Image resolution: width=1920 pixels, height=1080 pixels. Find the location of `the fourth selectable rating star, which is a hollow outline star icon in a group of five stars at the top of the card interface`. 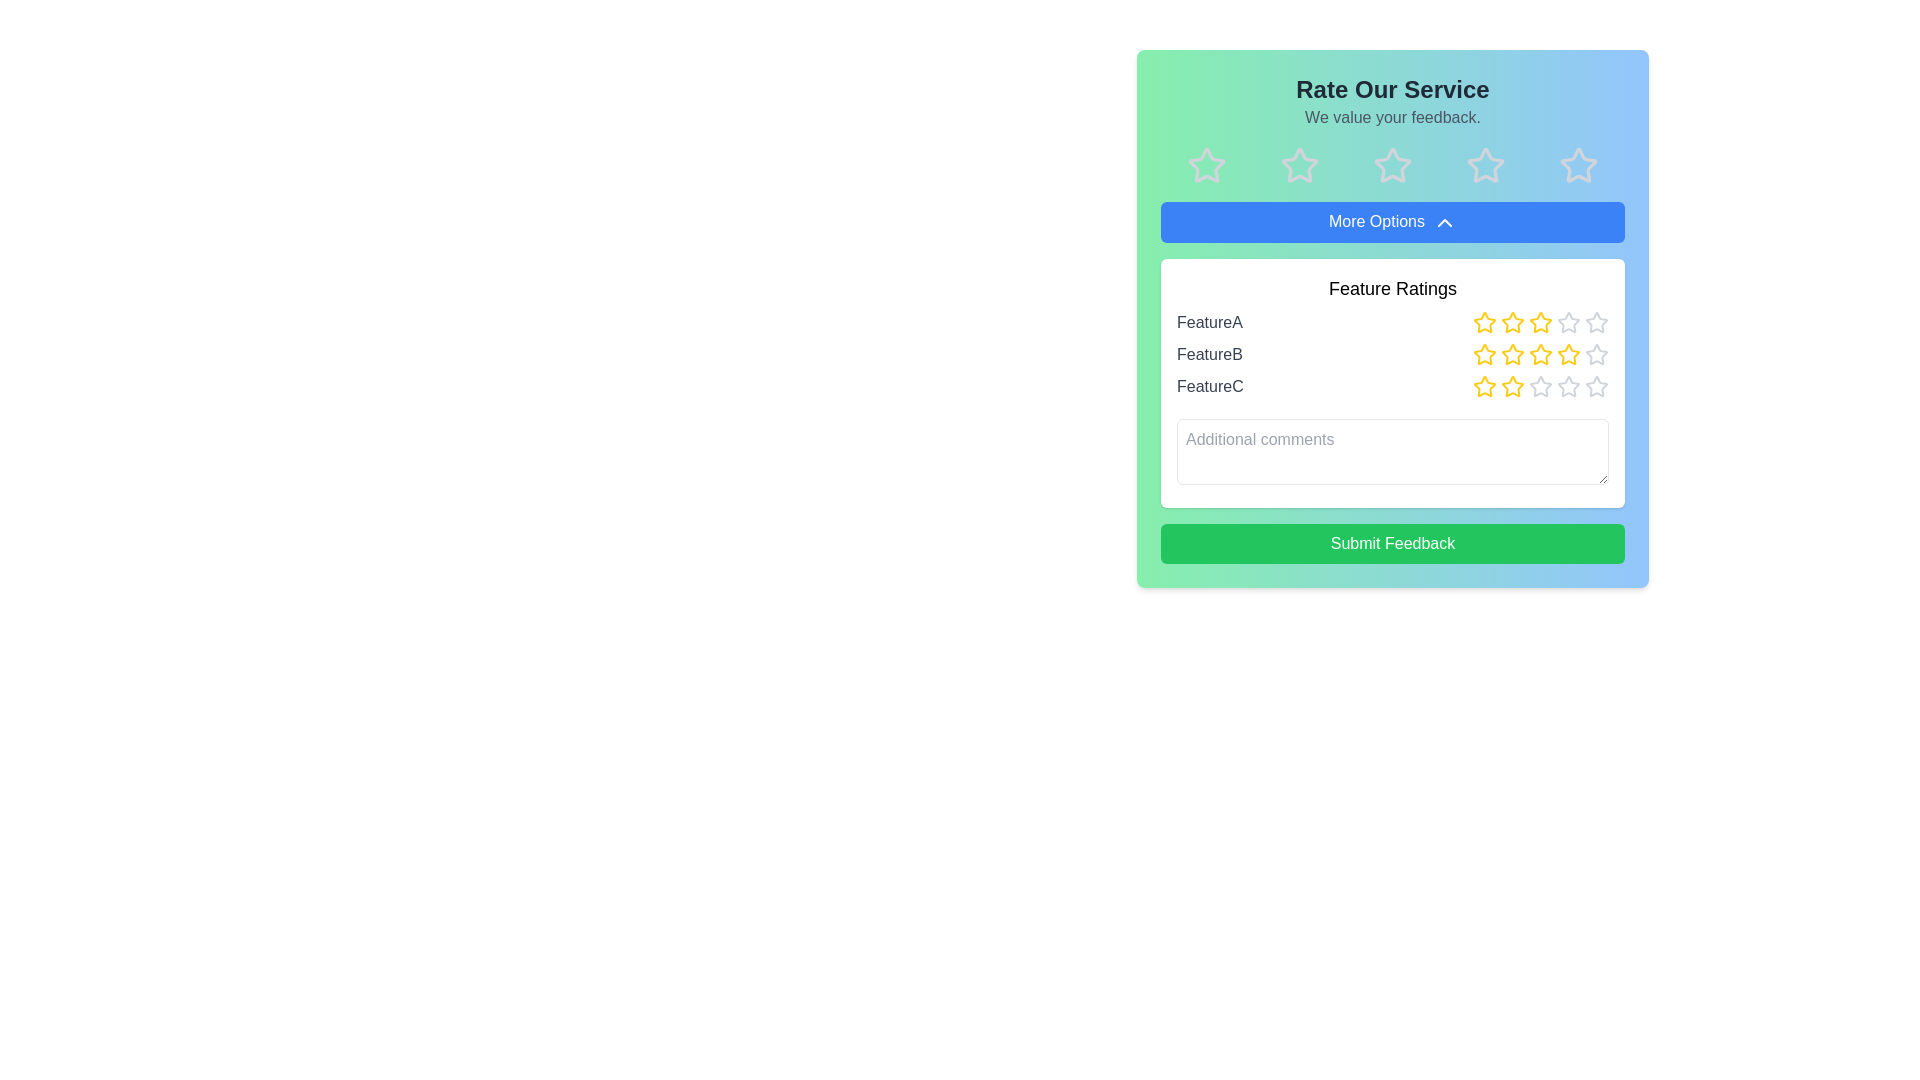

the fourth selectable rating star, which is a hollow outline star icon in a group of five stars at the top of the card interface is located at coordinates (1485, 164).